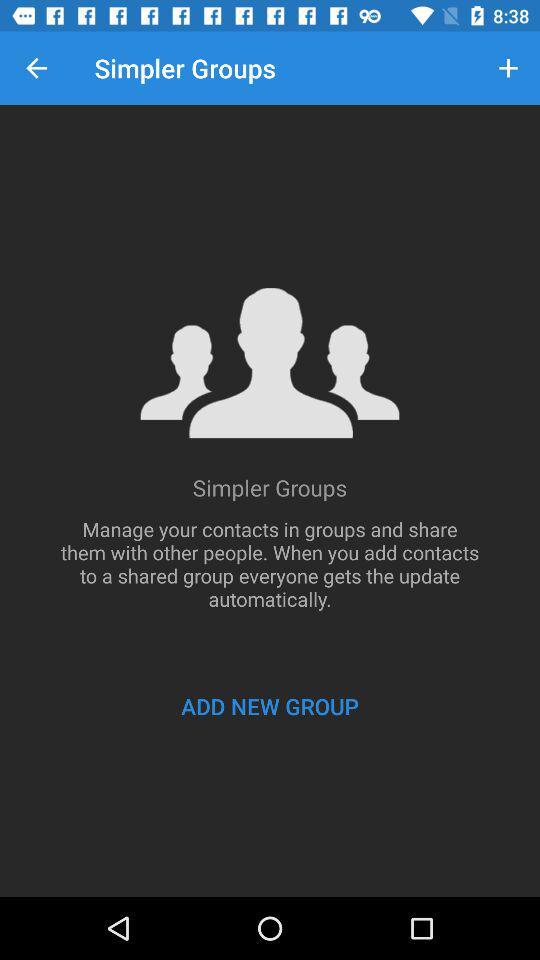  I want to click on the item next to the simpler groups item, so click(36, 68).